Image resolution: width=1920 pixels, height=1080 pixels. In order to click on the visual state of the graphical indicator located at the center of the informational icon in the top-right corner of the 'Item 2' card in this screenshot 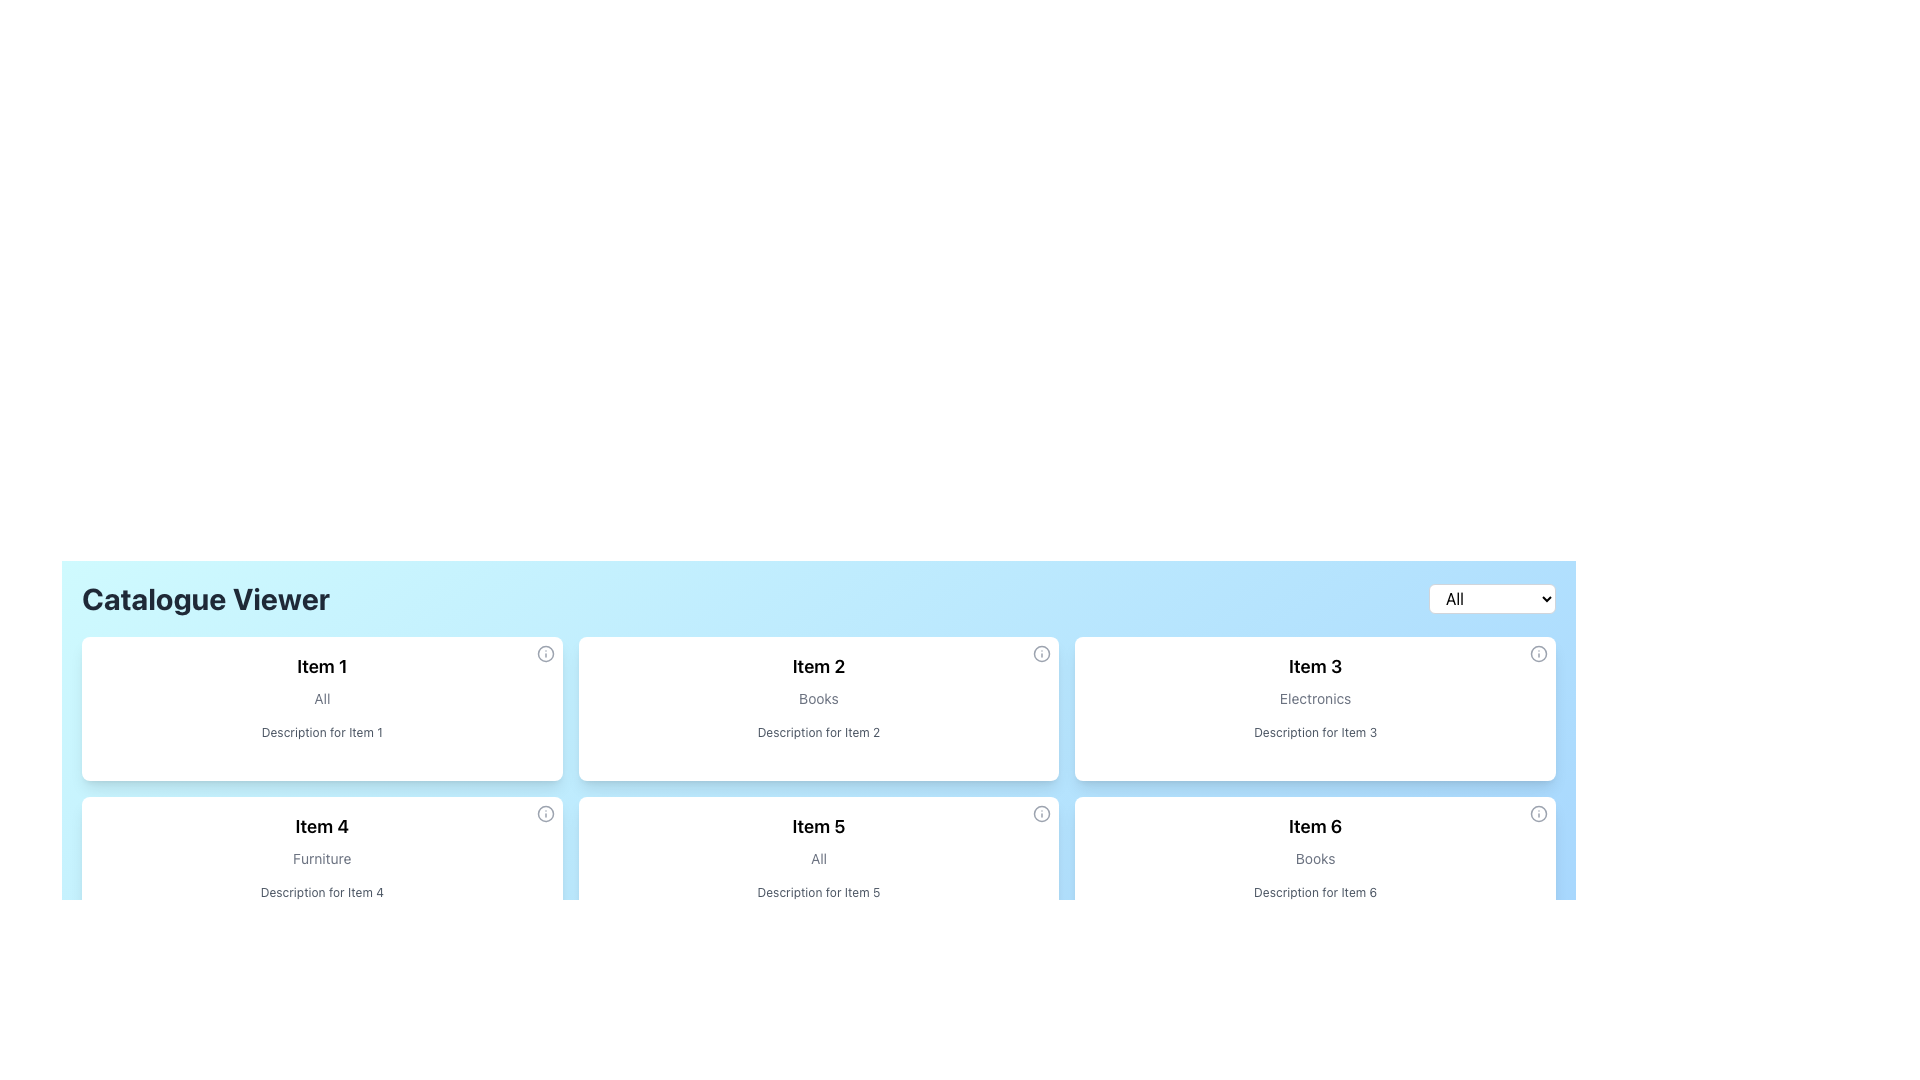, I will do `click(1041, 654)`.